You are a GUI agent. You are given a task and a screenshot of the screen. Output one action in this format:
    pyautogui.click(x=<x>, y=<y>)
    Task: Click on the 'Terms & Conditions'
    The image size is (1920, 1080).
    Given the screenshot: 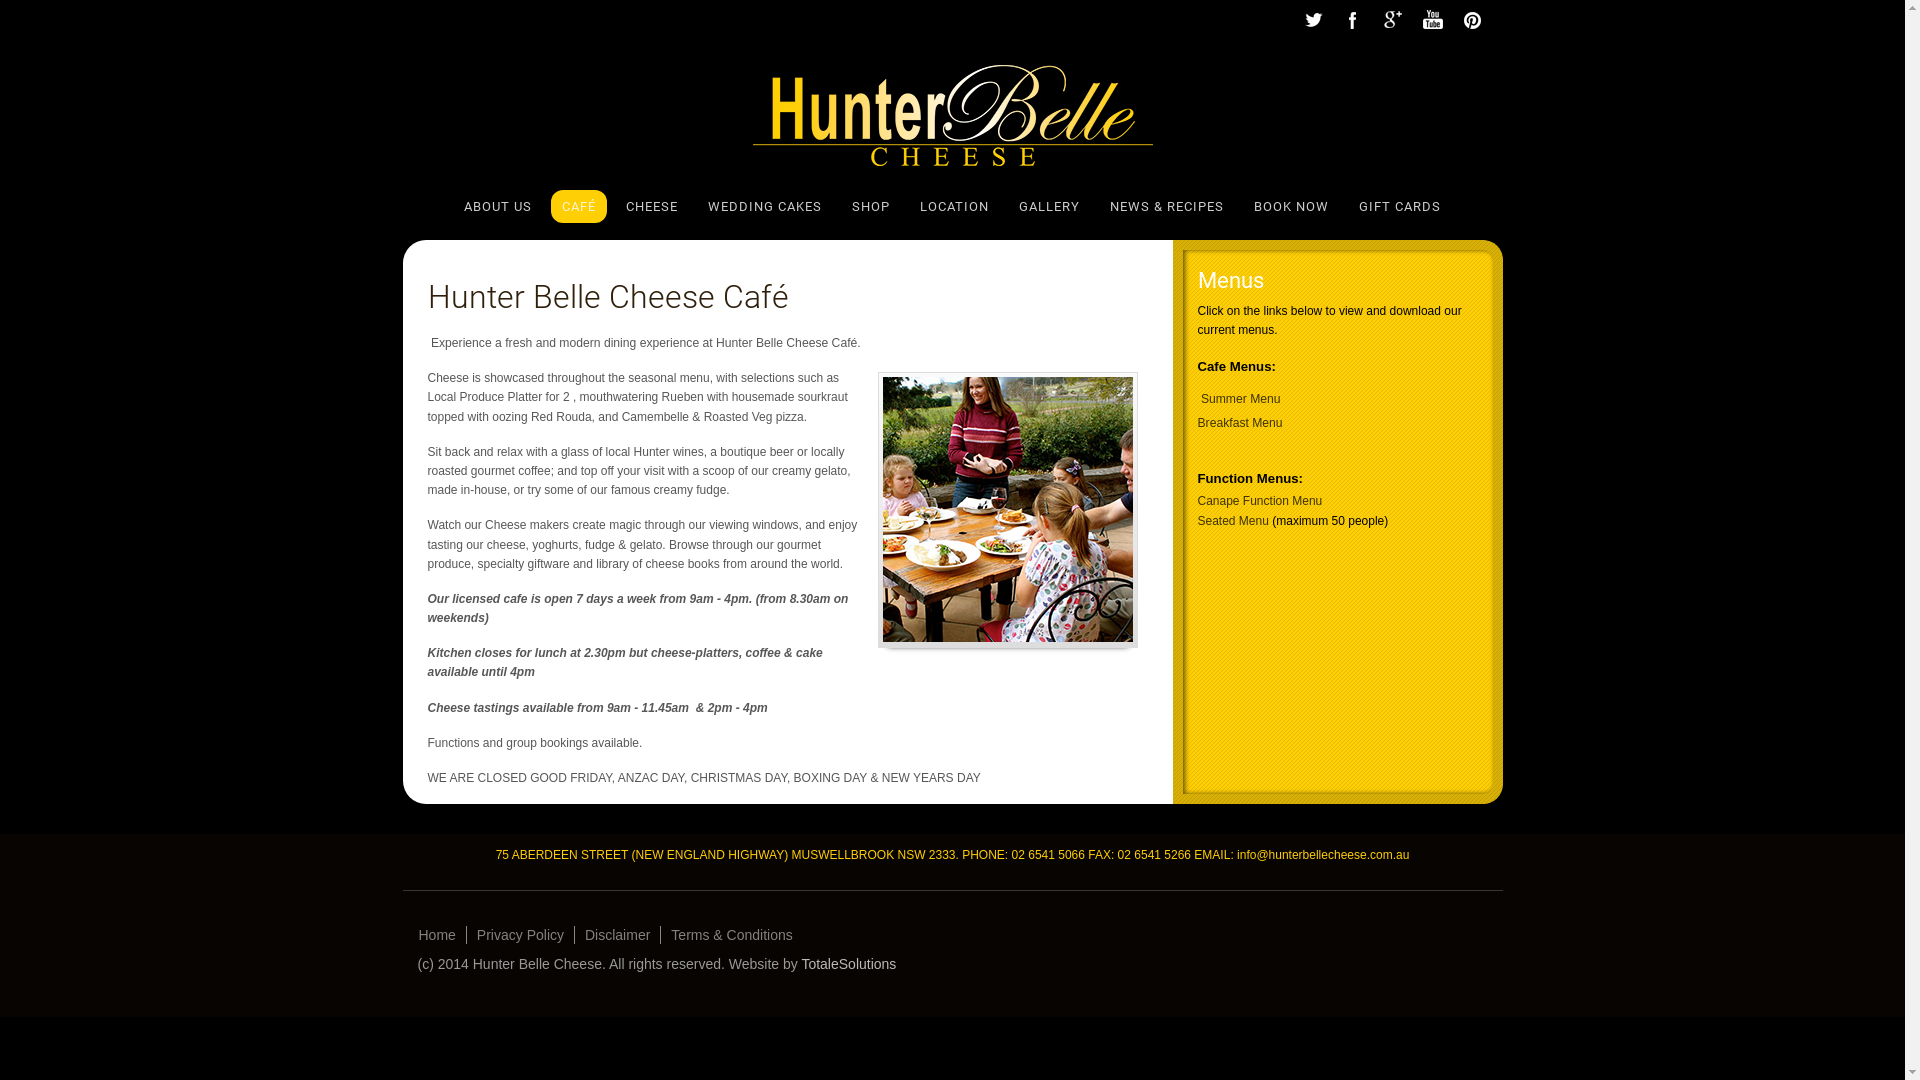 What is the action you would take?
    pyautogui.click(x=661, y=934)
    